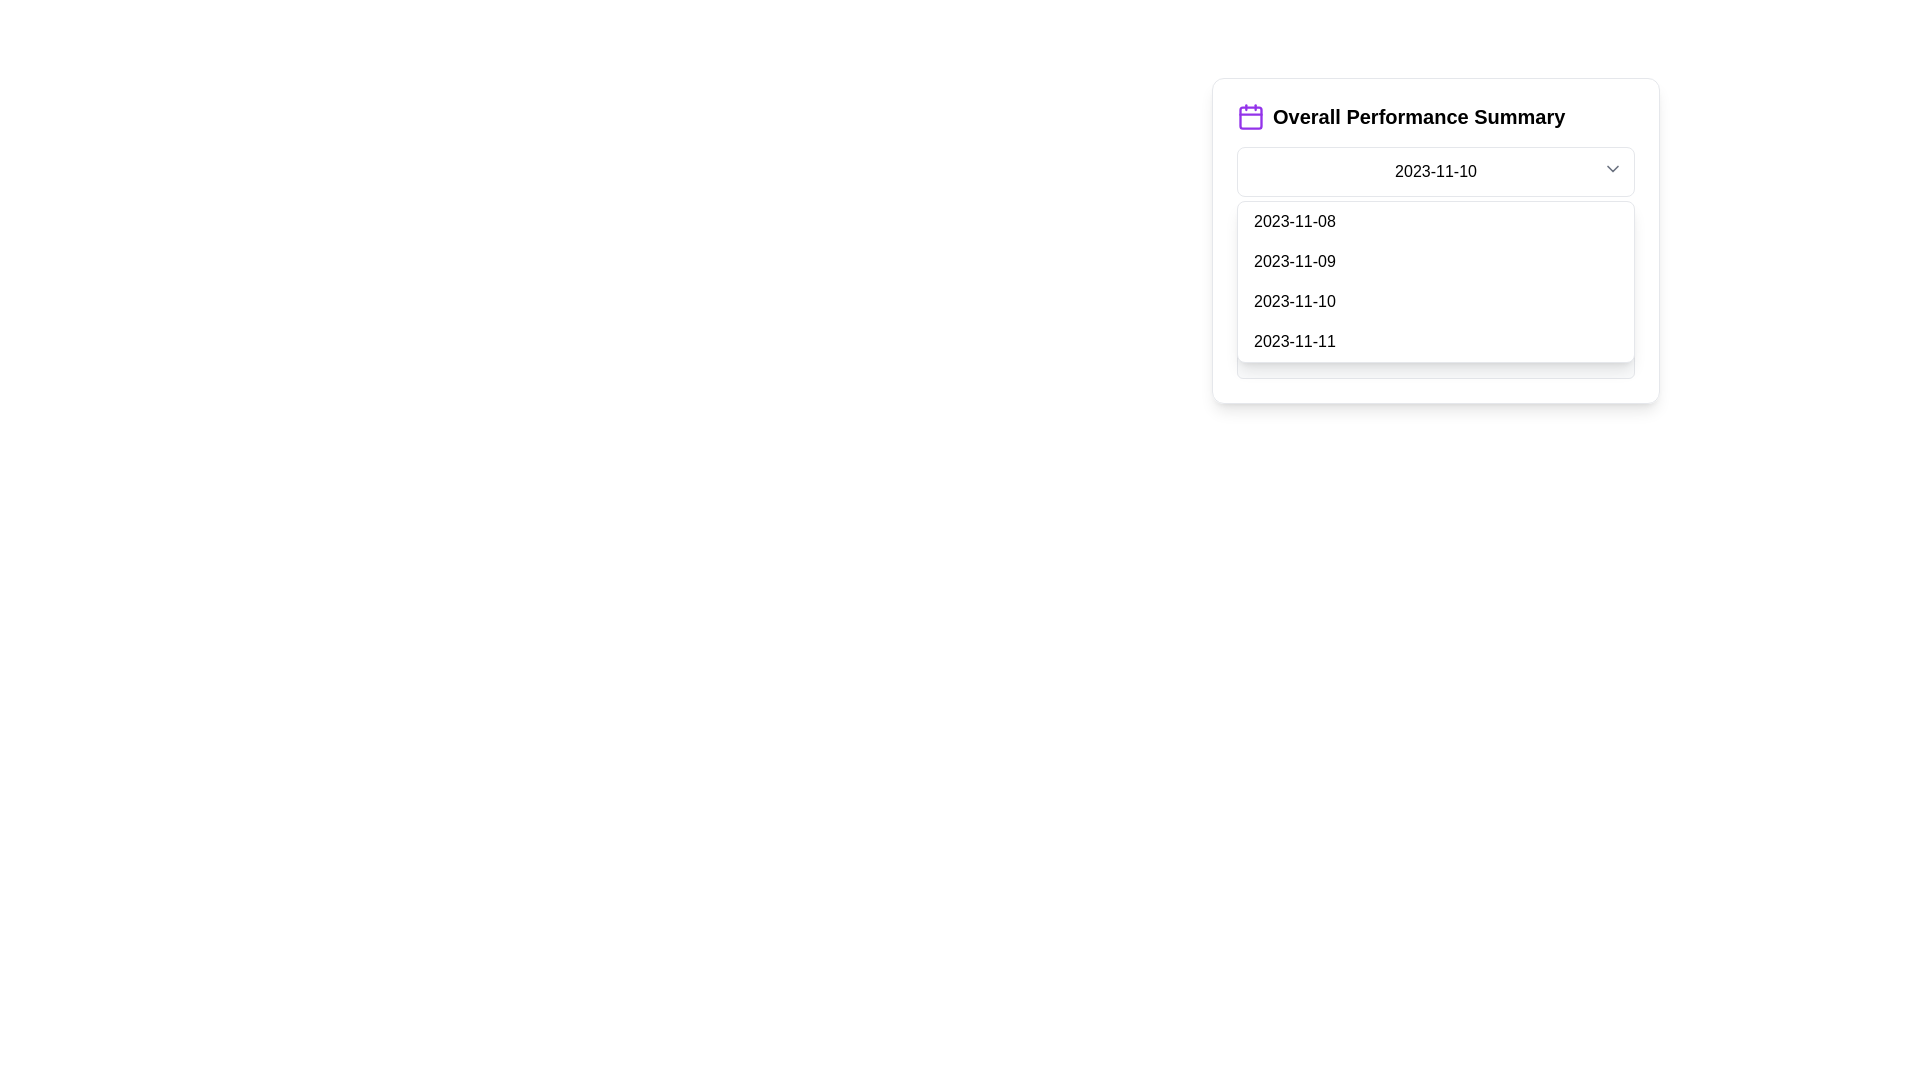  What do you see at coordinates (1612, 168) in the screenshot?
I see `the chevron icon in the upper-right corner of the date picker` at bounding box center [1612, 168].